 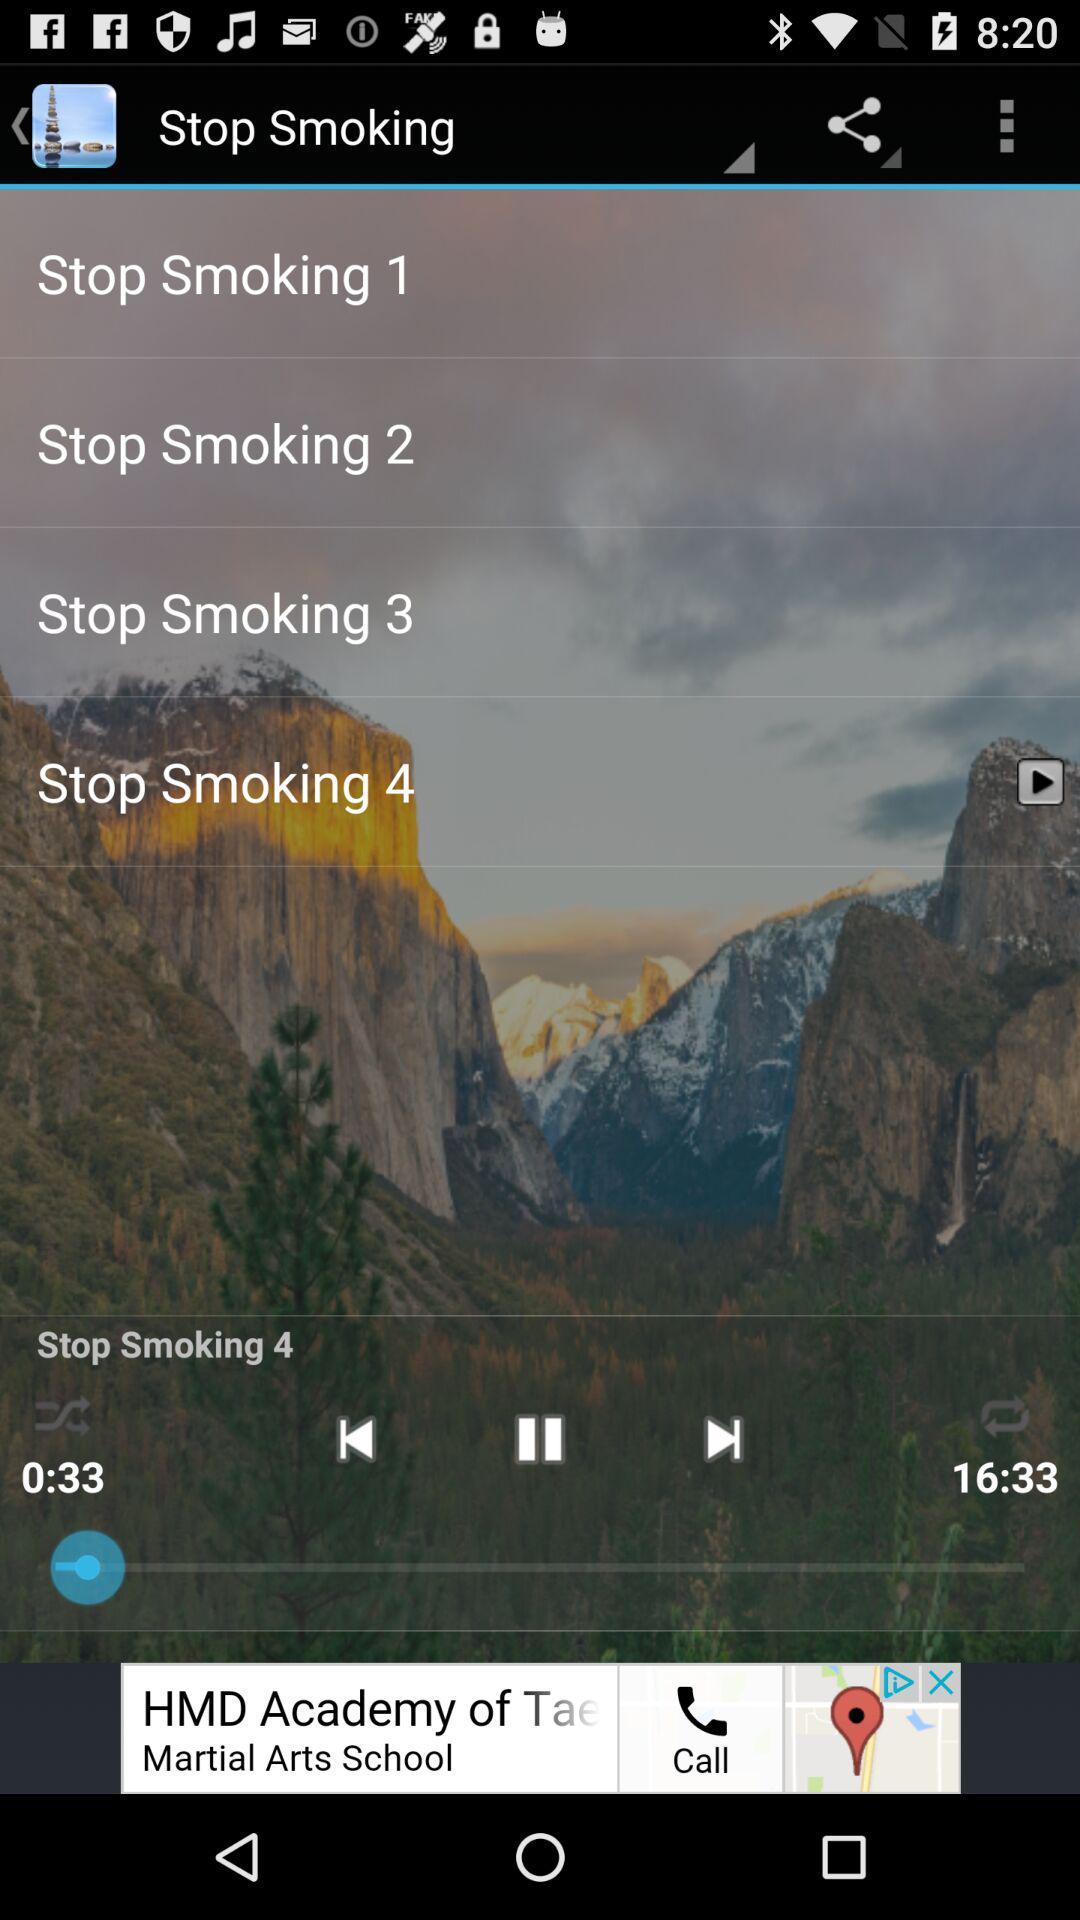 What do you see at coordinates (540, 1727) in the screenshot?
I see `space where you access advertising` at bounding box center [540, 1727].